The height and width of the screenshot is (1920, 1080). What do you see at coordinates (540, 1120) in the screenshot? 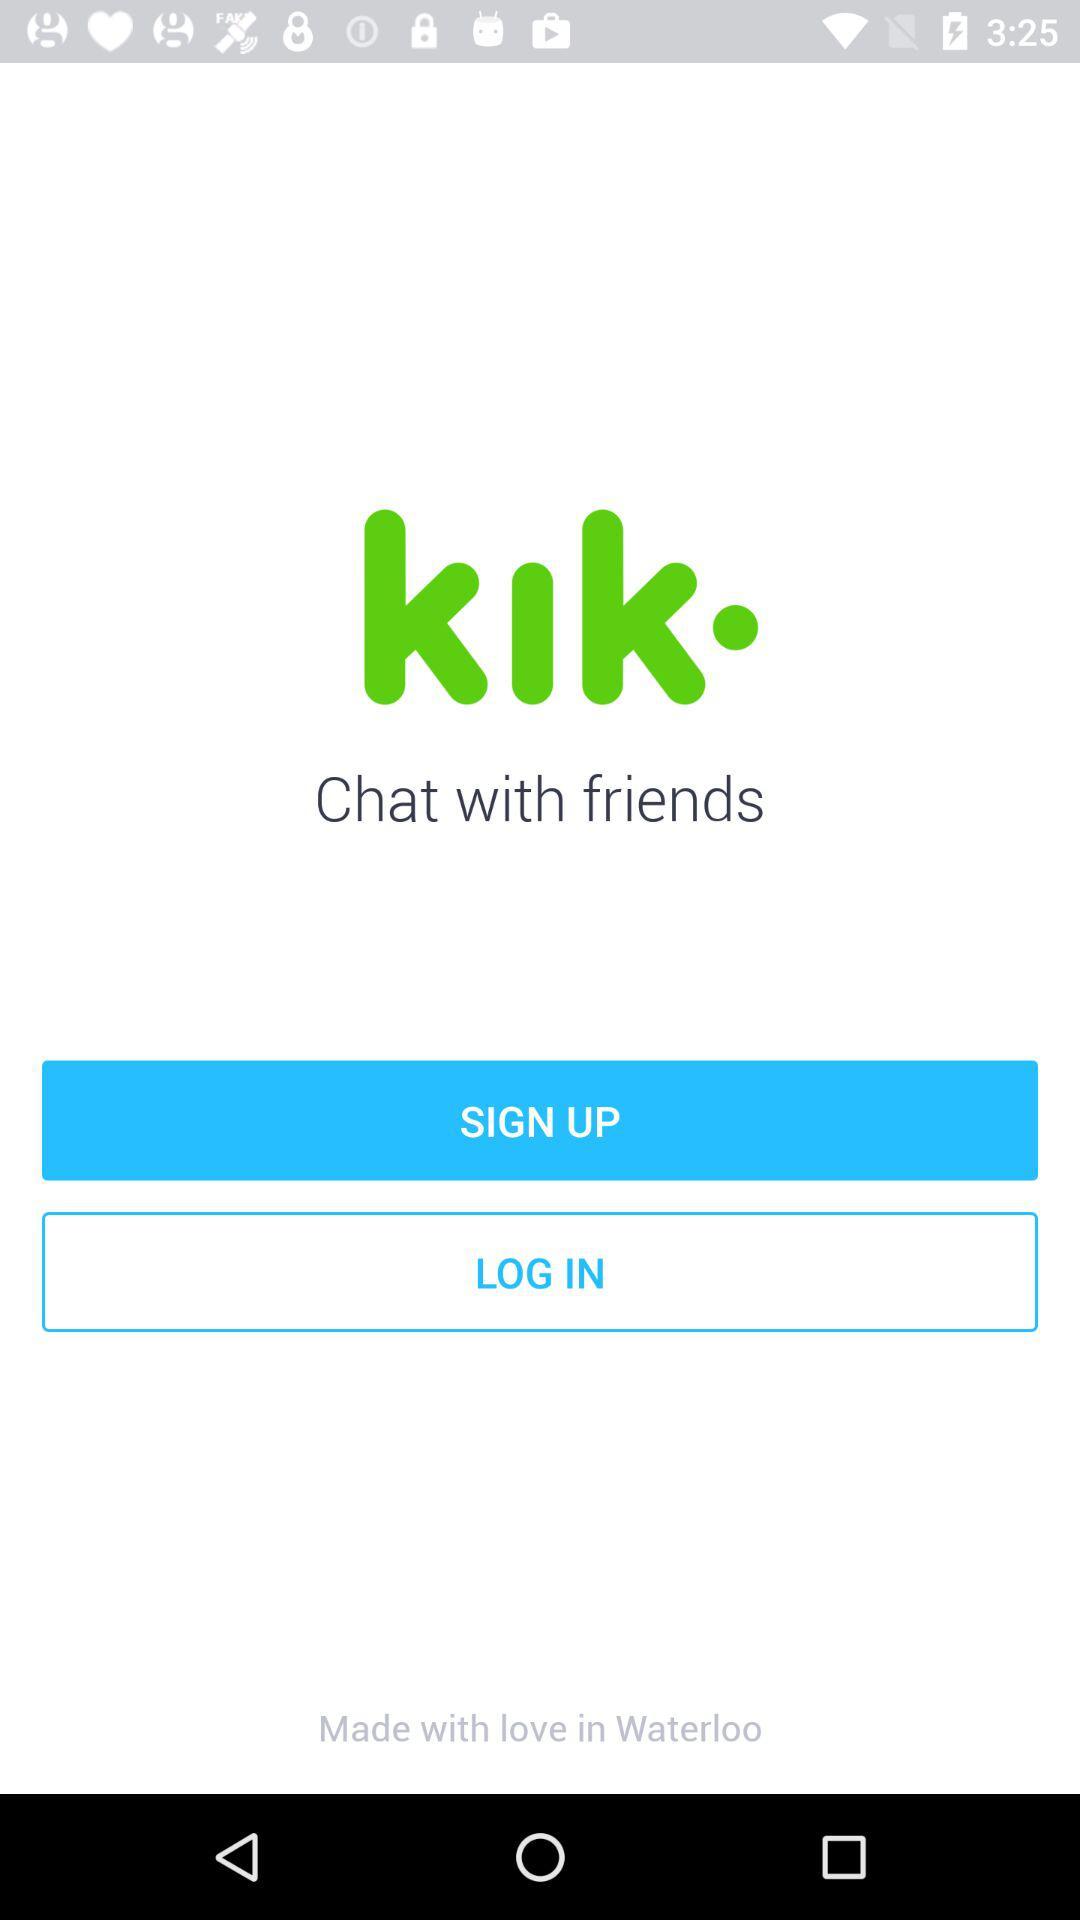
I see `the sign up` at bounding box center [540, 1120].